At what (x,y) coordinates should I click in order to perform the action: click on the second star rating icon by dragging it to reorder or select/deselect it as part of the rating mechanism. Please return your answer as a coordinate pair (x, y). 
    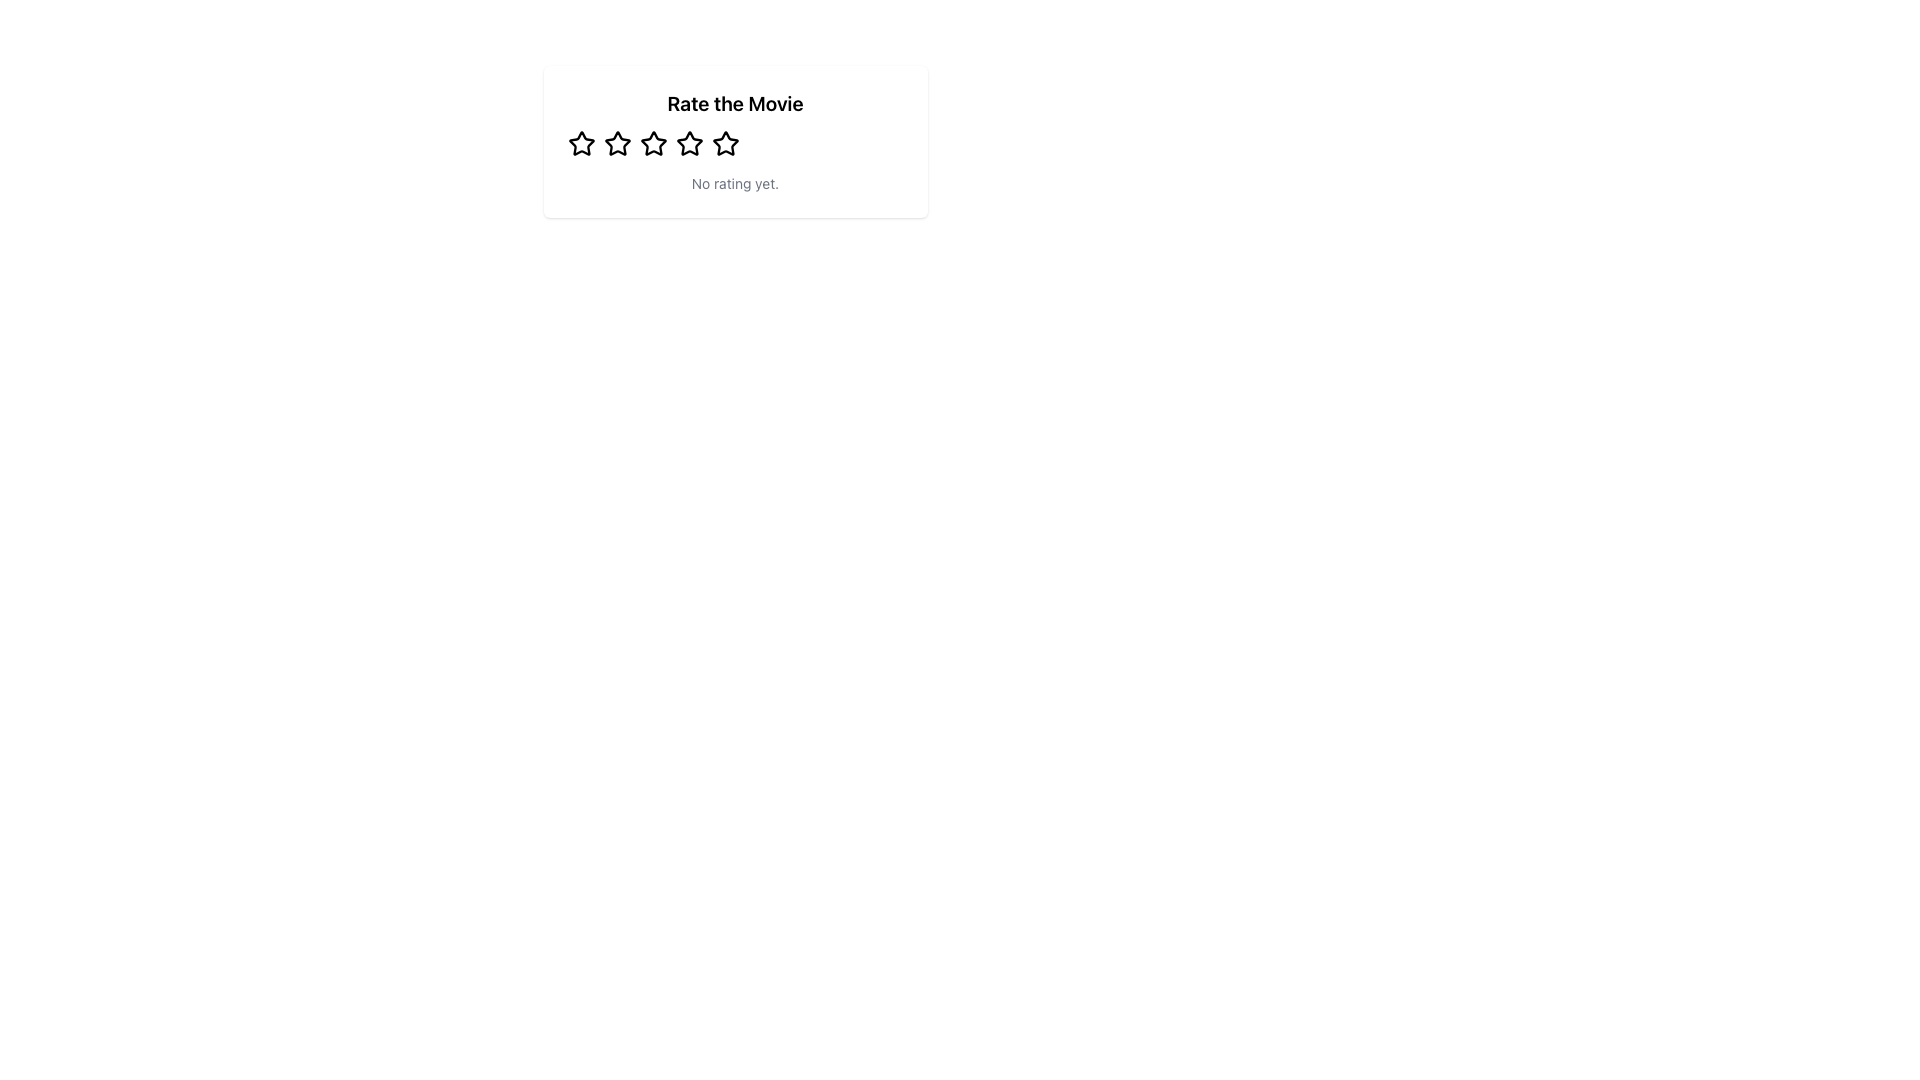
    Looking at the image, I should click on (653, 142).